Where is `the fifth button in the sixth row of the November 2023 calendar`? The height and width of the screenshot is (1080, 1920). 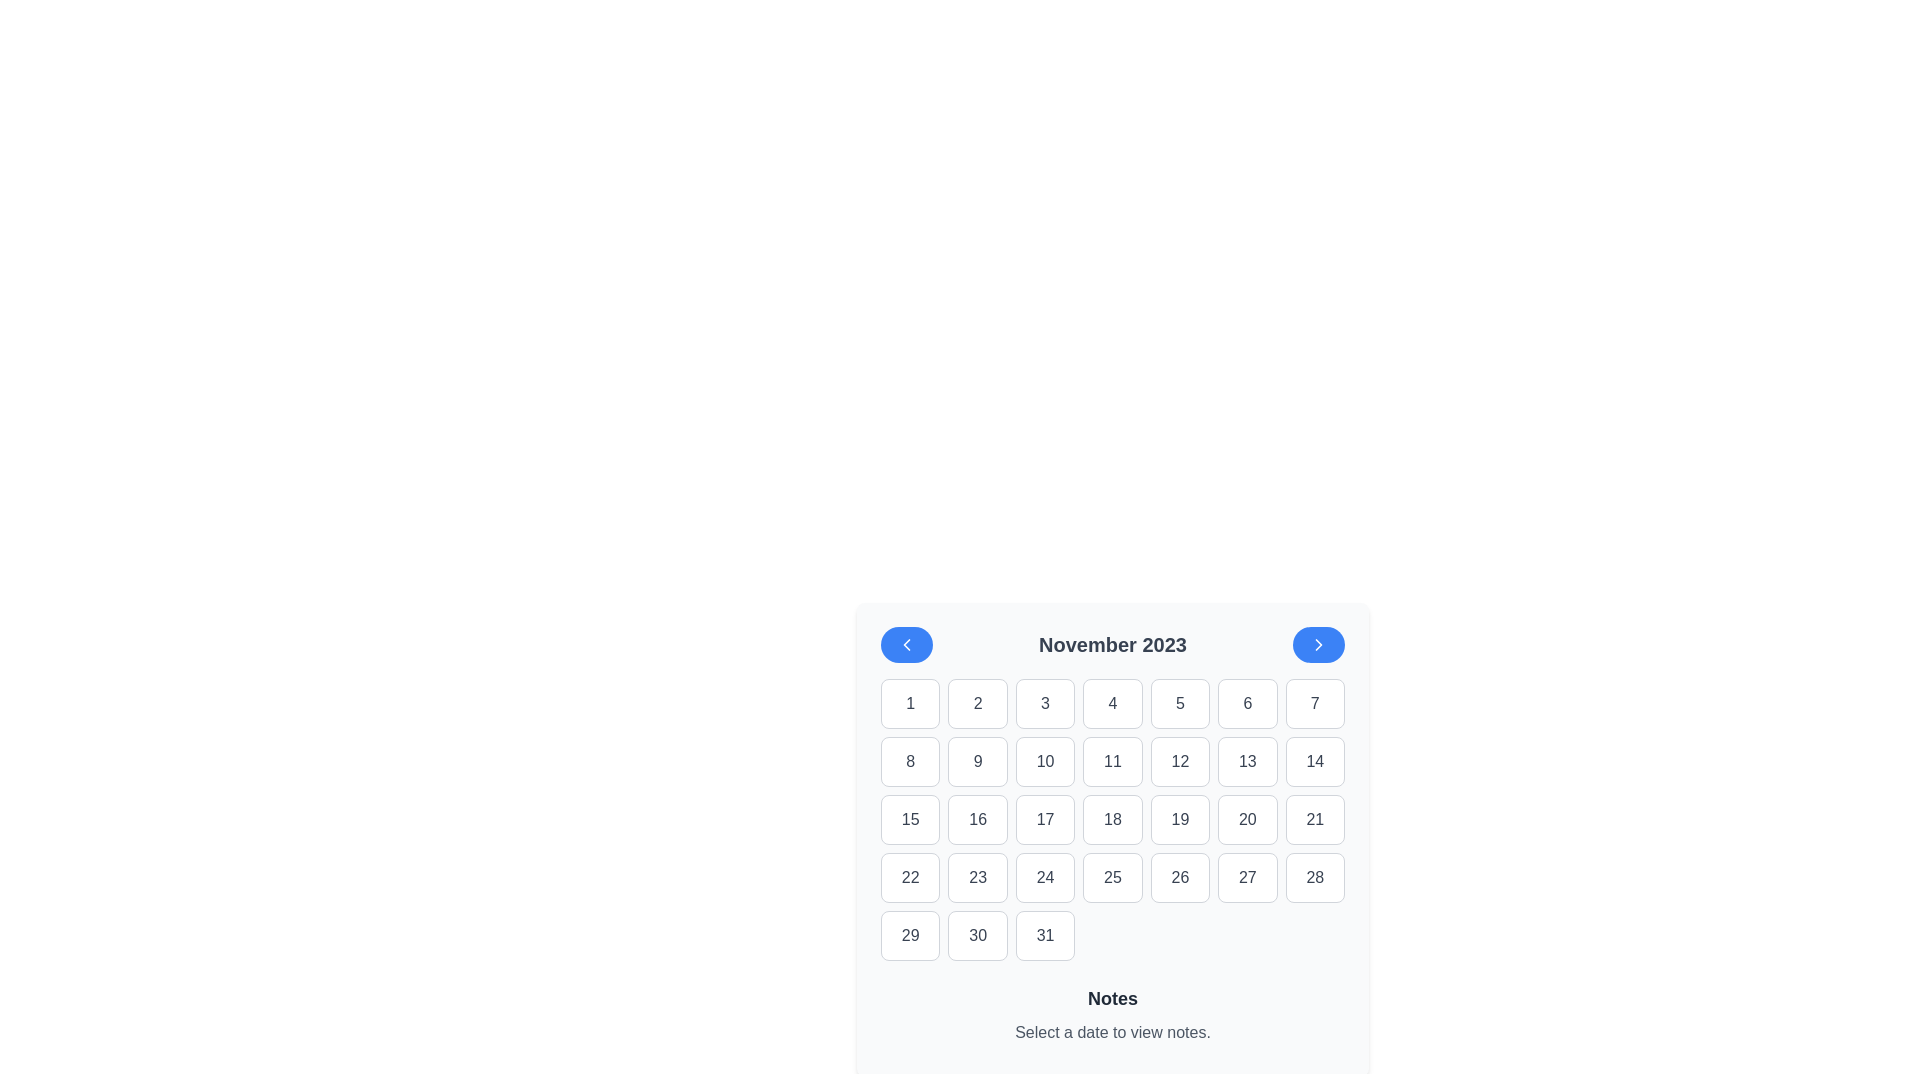
the fifth button in the sixth row of the November 2023 calendar is located at coordinates (1246, 877).